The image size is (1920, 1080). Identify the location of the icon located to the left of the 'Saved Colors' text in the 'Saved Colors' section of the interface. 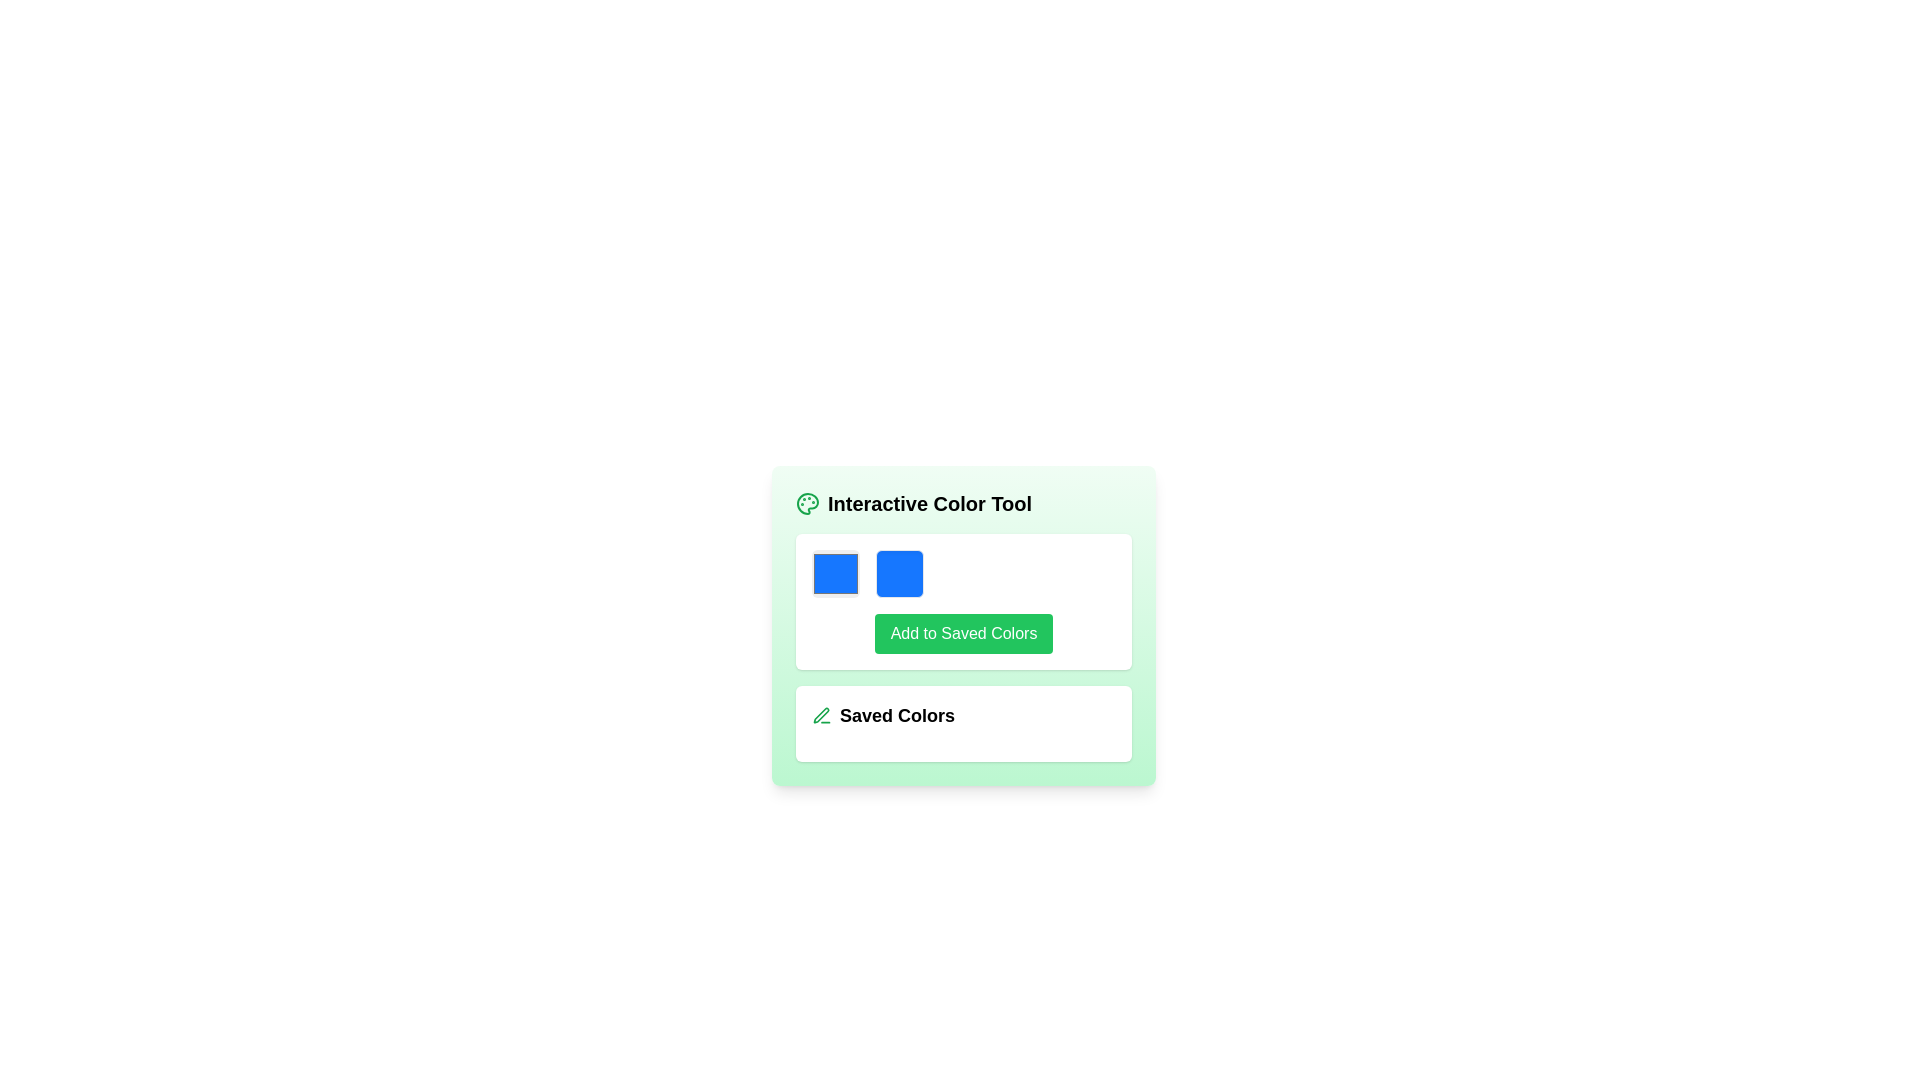
(821, 715).